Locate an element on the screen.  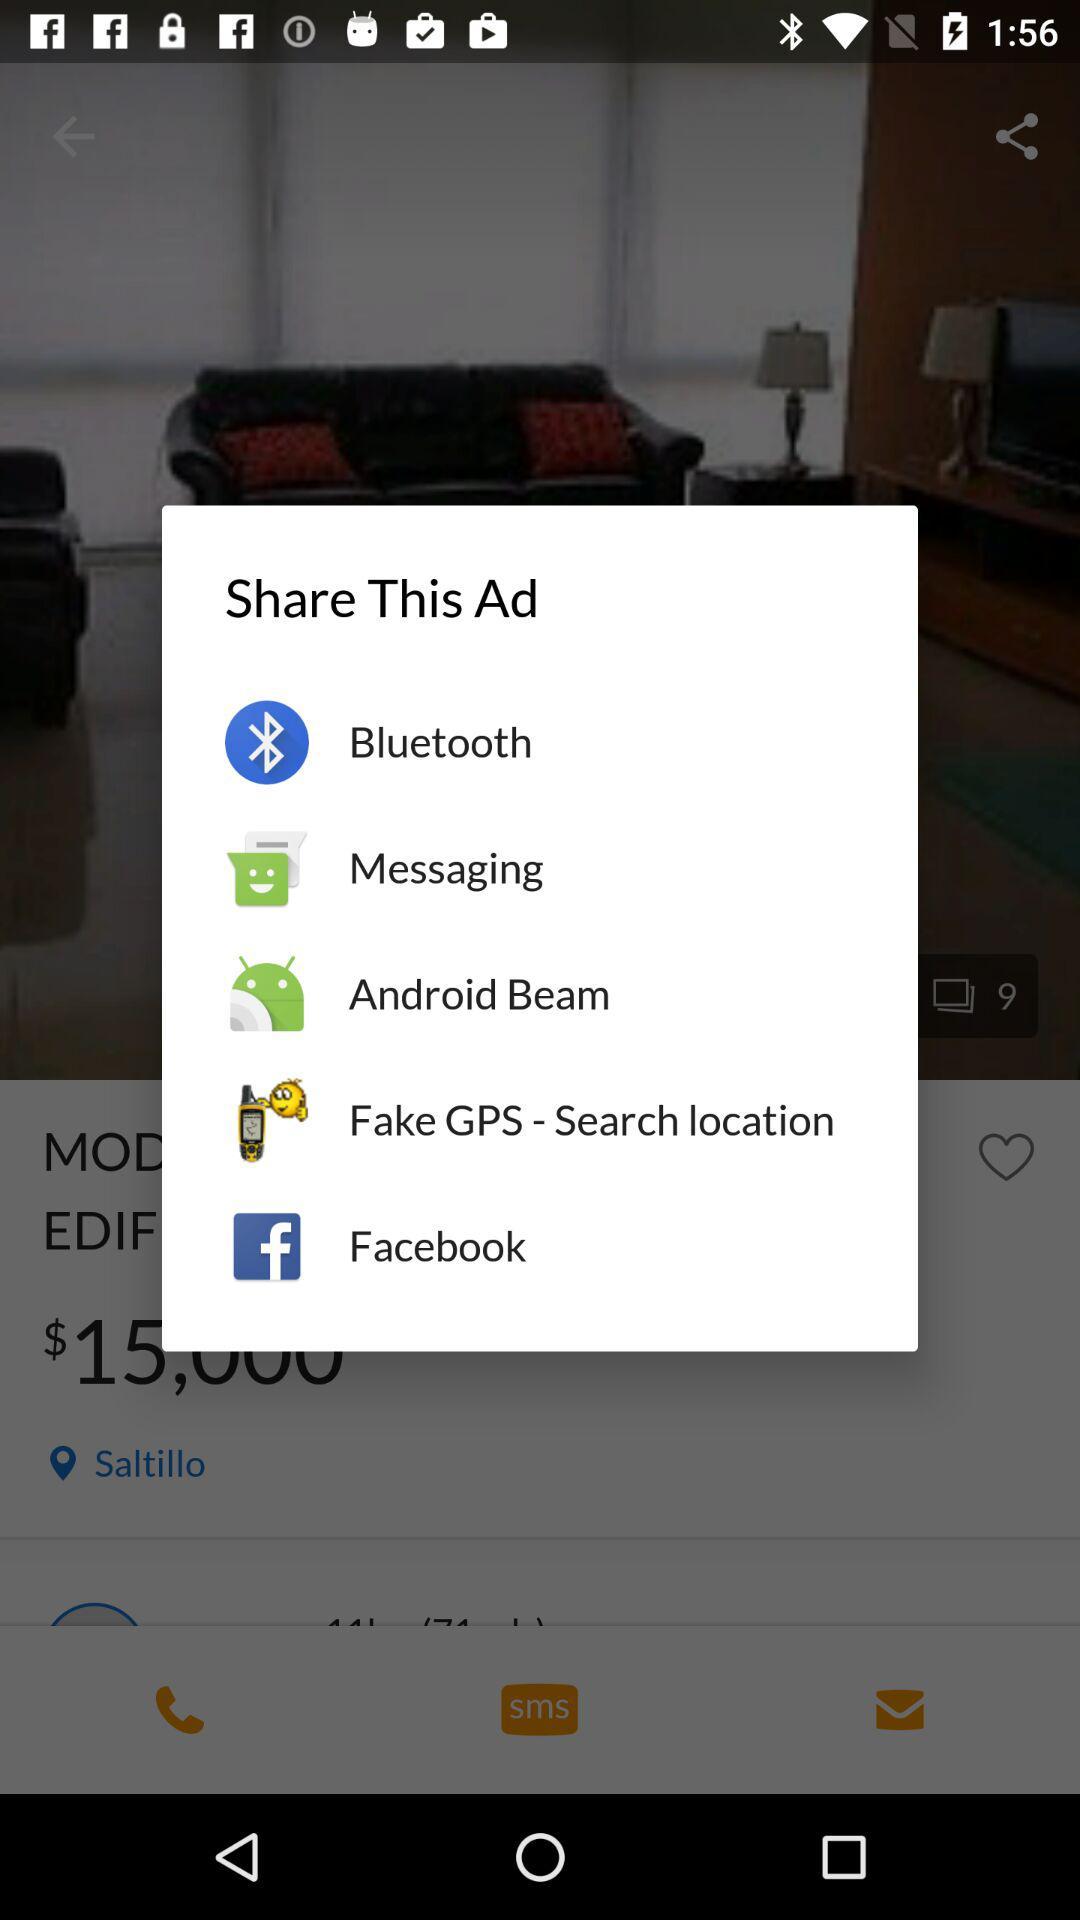
item below share this ad is located at coordinates (600, 741).